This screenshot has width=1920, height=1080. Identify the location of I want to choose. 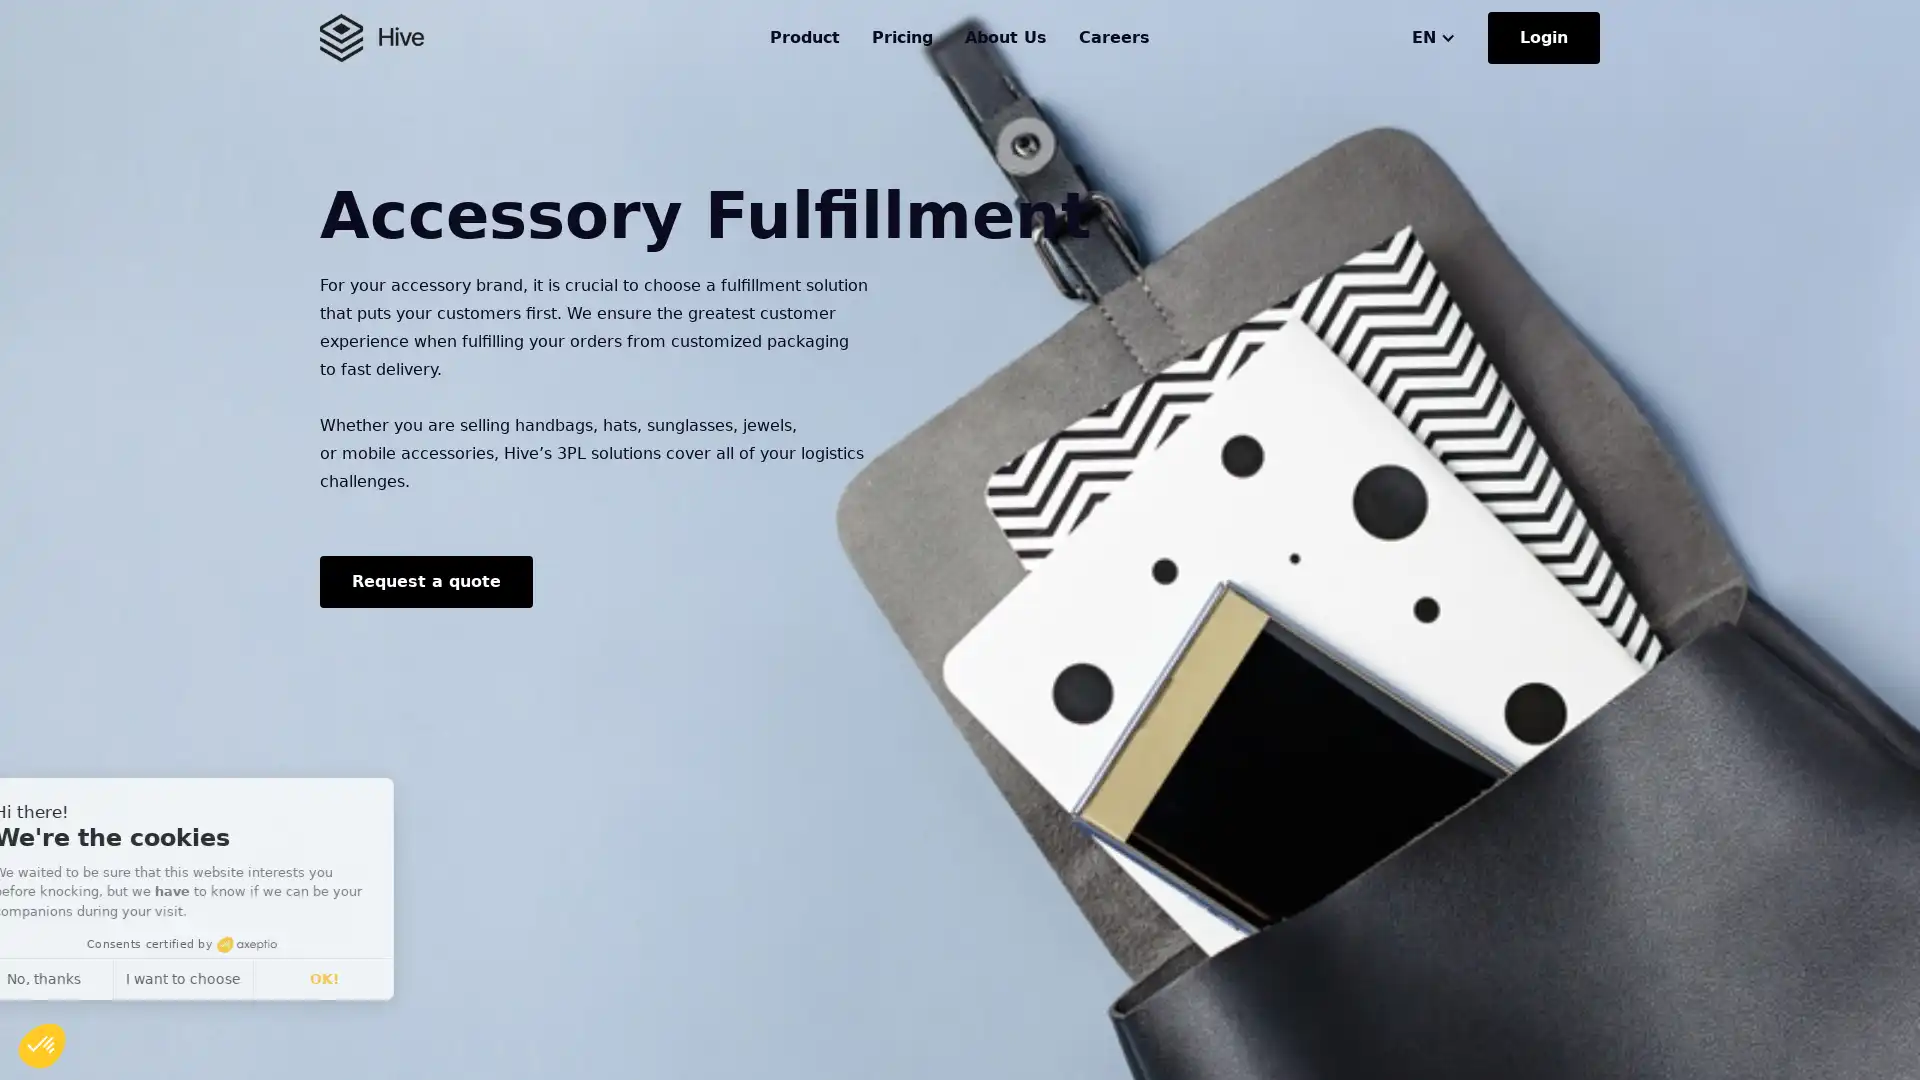
(230, 978).